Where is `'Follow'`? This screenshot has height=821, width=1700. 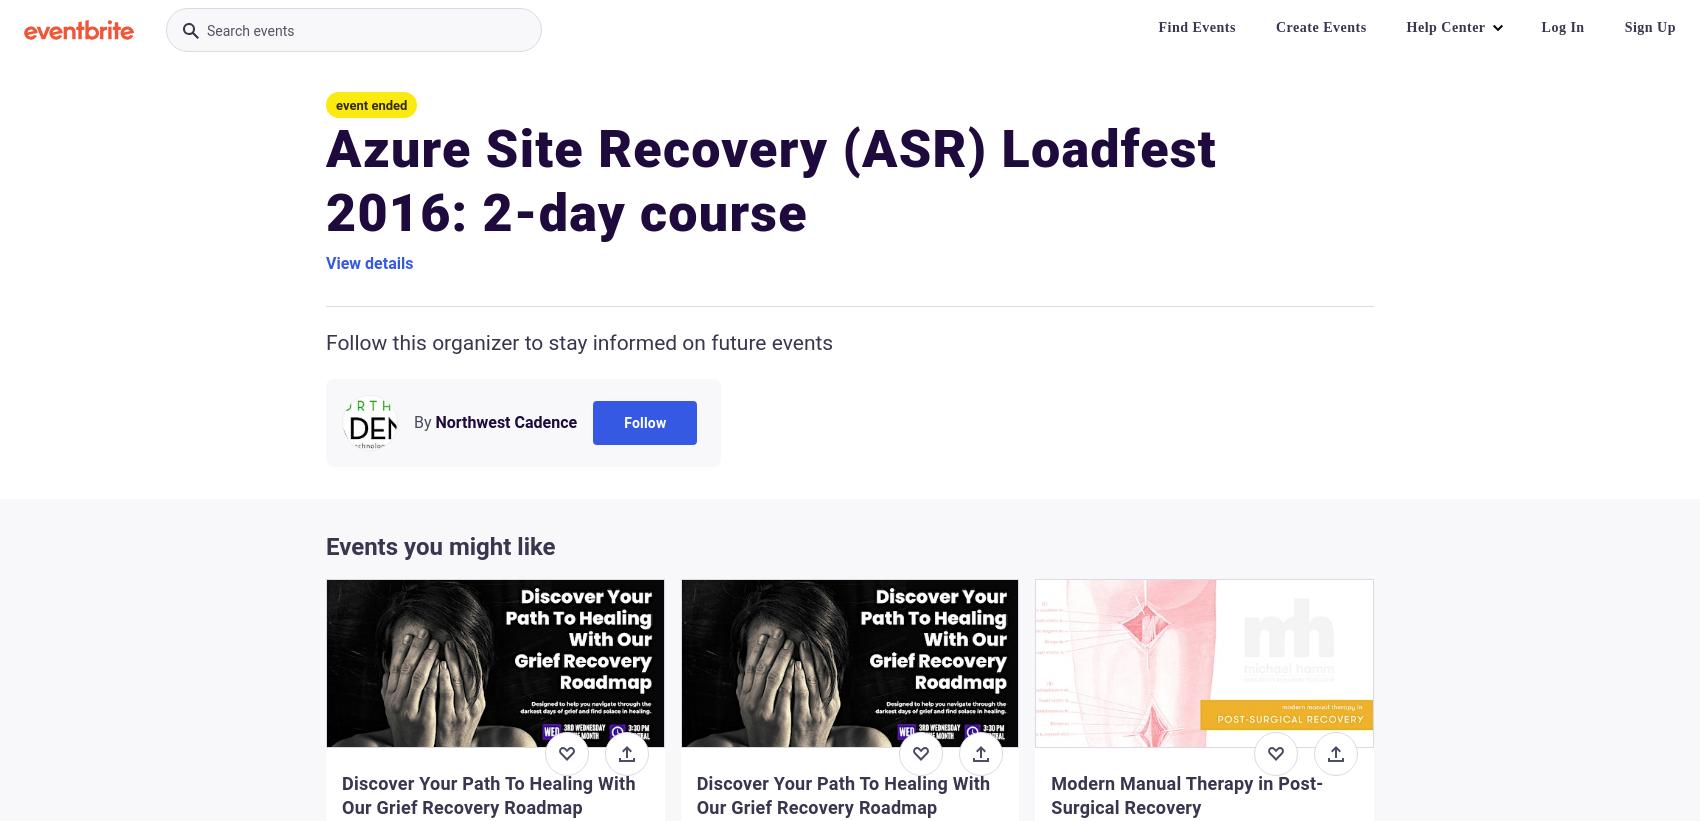
'Follow' is located at coordinates (623, 422).